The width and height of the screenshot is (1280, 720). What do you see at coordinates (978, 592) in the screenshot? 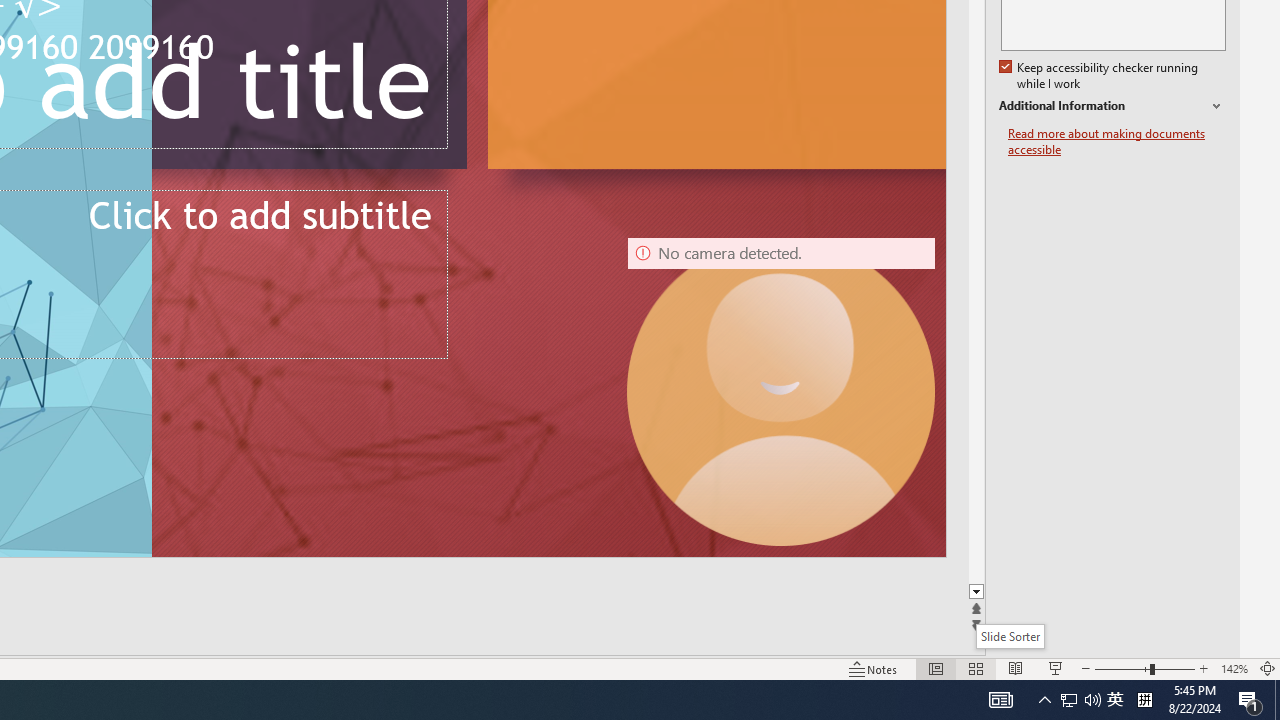
I see `'Line down'` at bounding box center [978, 592].